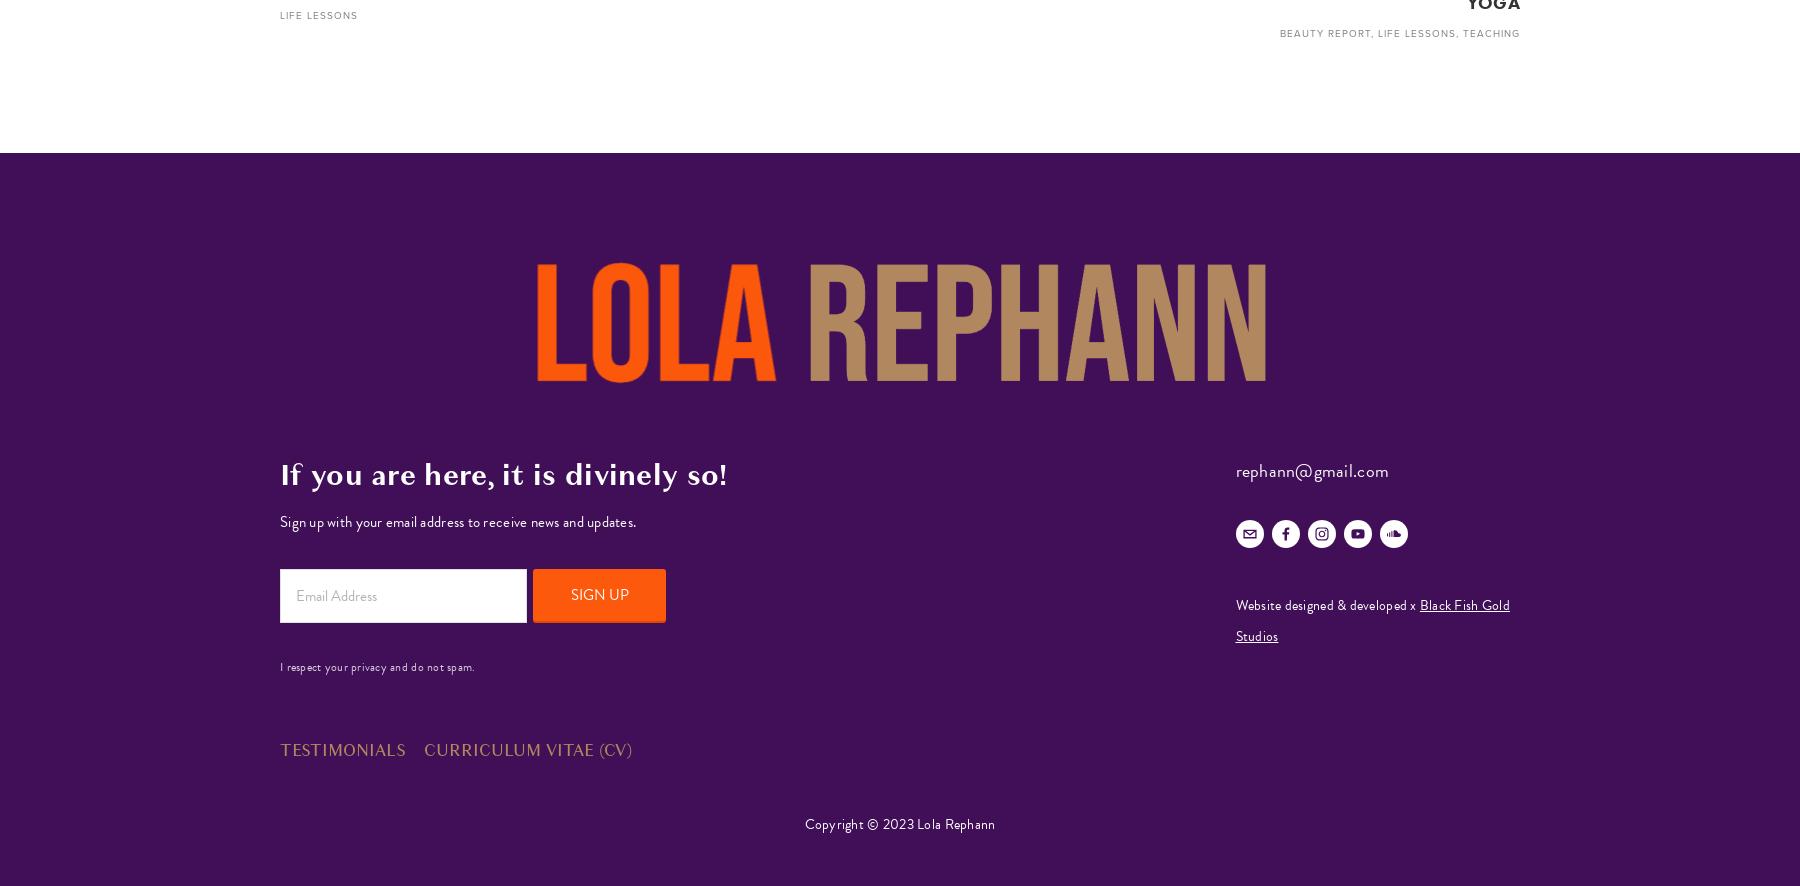 Image resolution: width=1800 pixels, height=886 pixels. What do you see at coordinates (1312, 469) in the screenshot?
I see `'rephann@gmail.com'` at bounding box center [1312, 469].